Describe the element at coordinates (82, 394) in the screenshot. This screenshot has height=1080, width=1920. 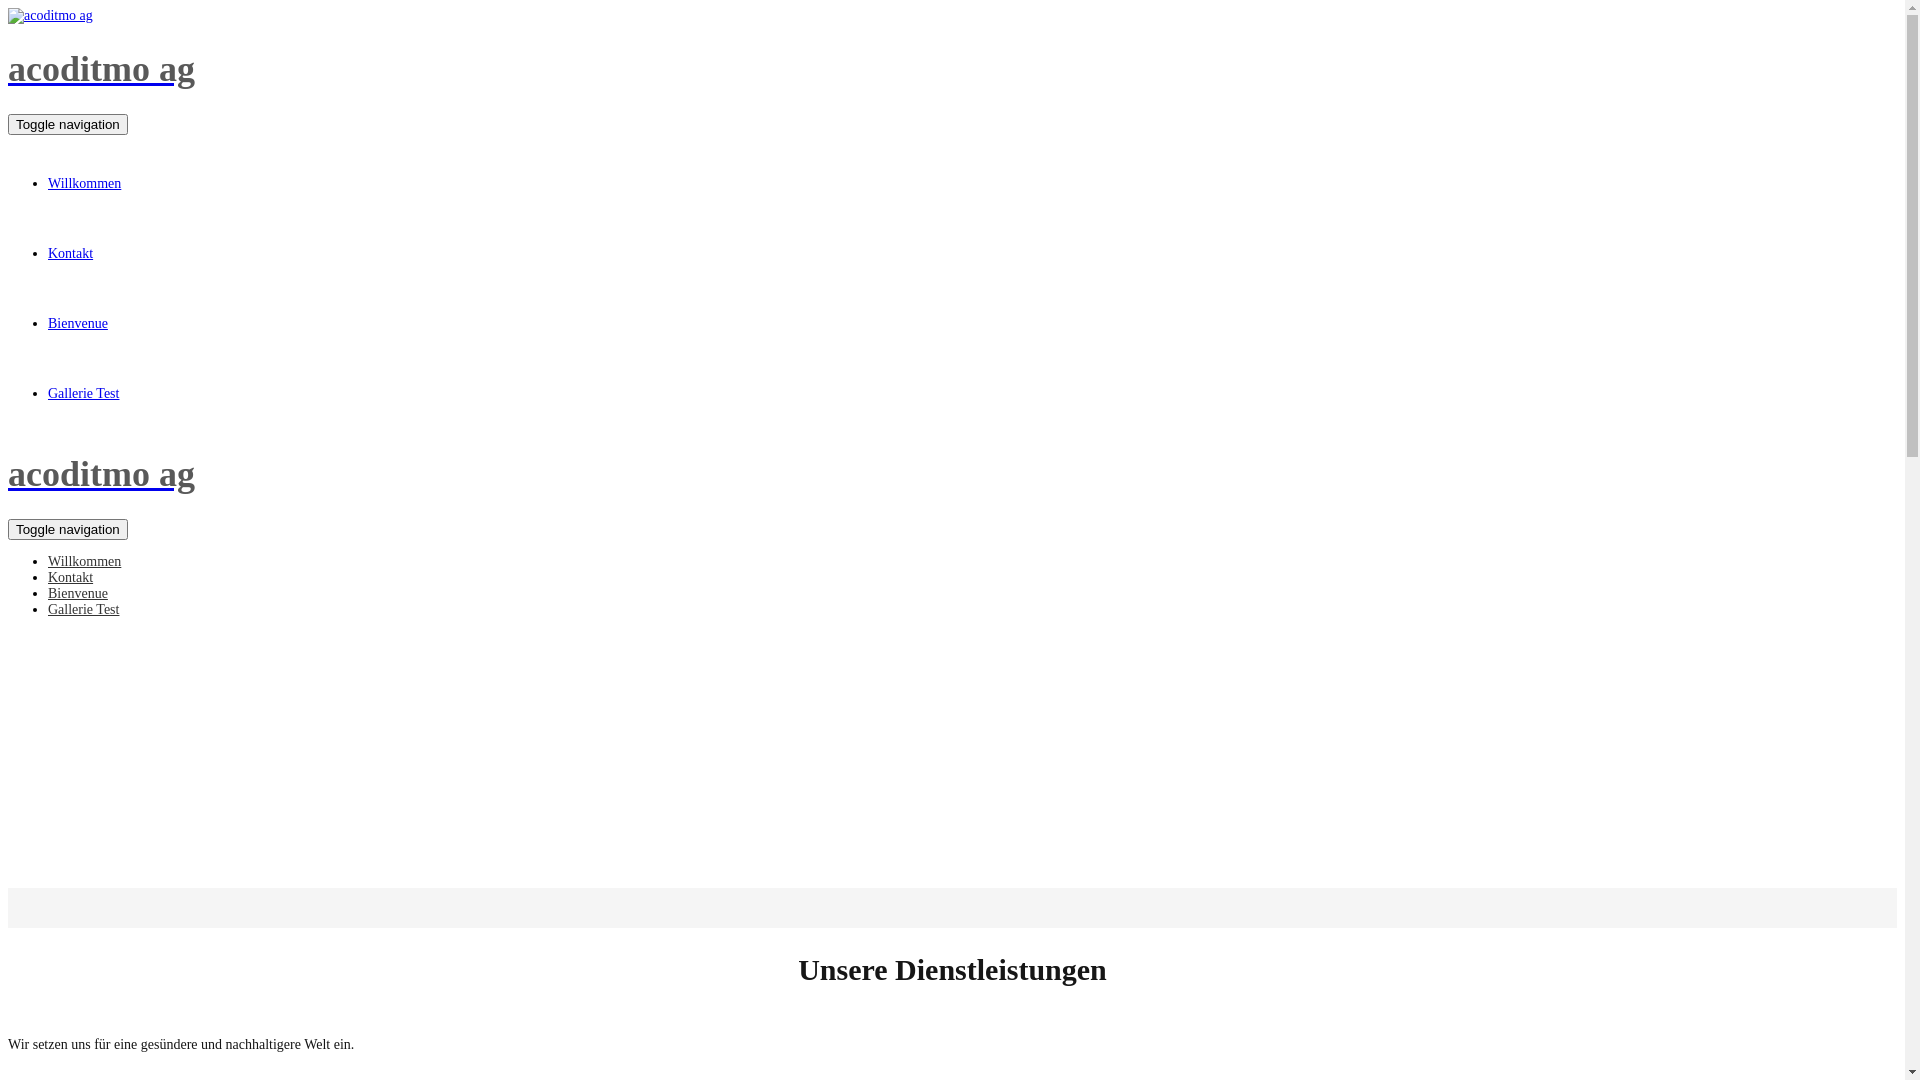
I see `'Gallerie Test'` at that location.